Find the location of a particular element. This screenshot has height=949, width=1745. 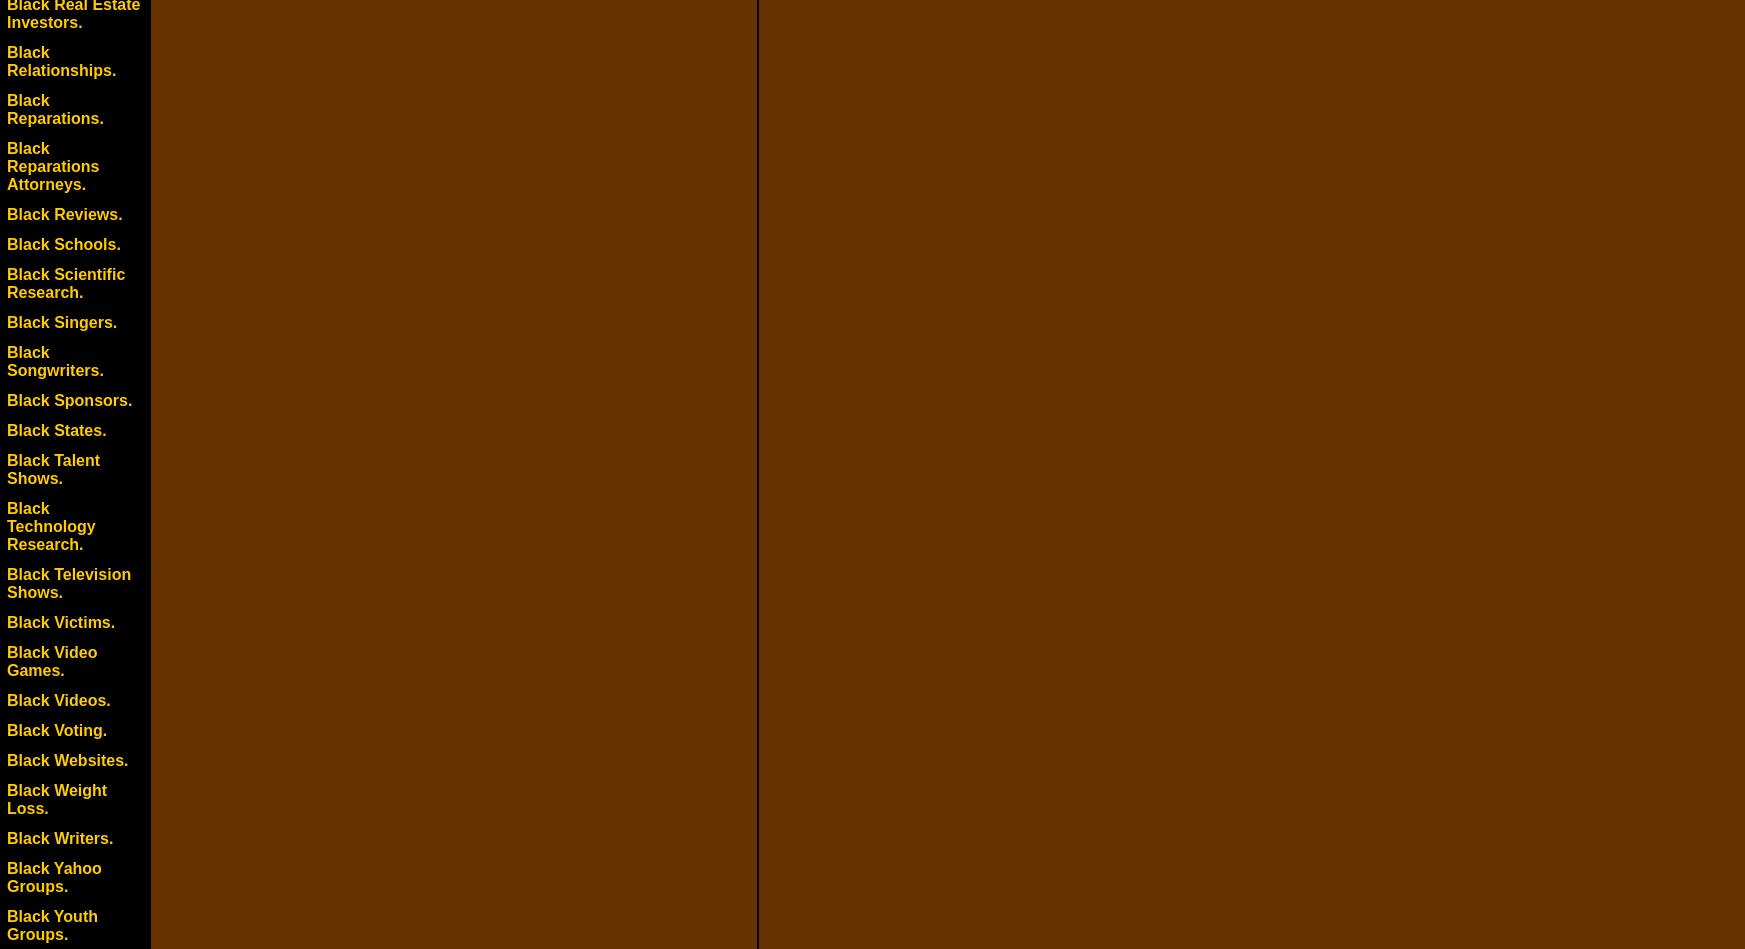

'Black Television Shows.' is located at coordinates (67, 582).